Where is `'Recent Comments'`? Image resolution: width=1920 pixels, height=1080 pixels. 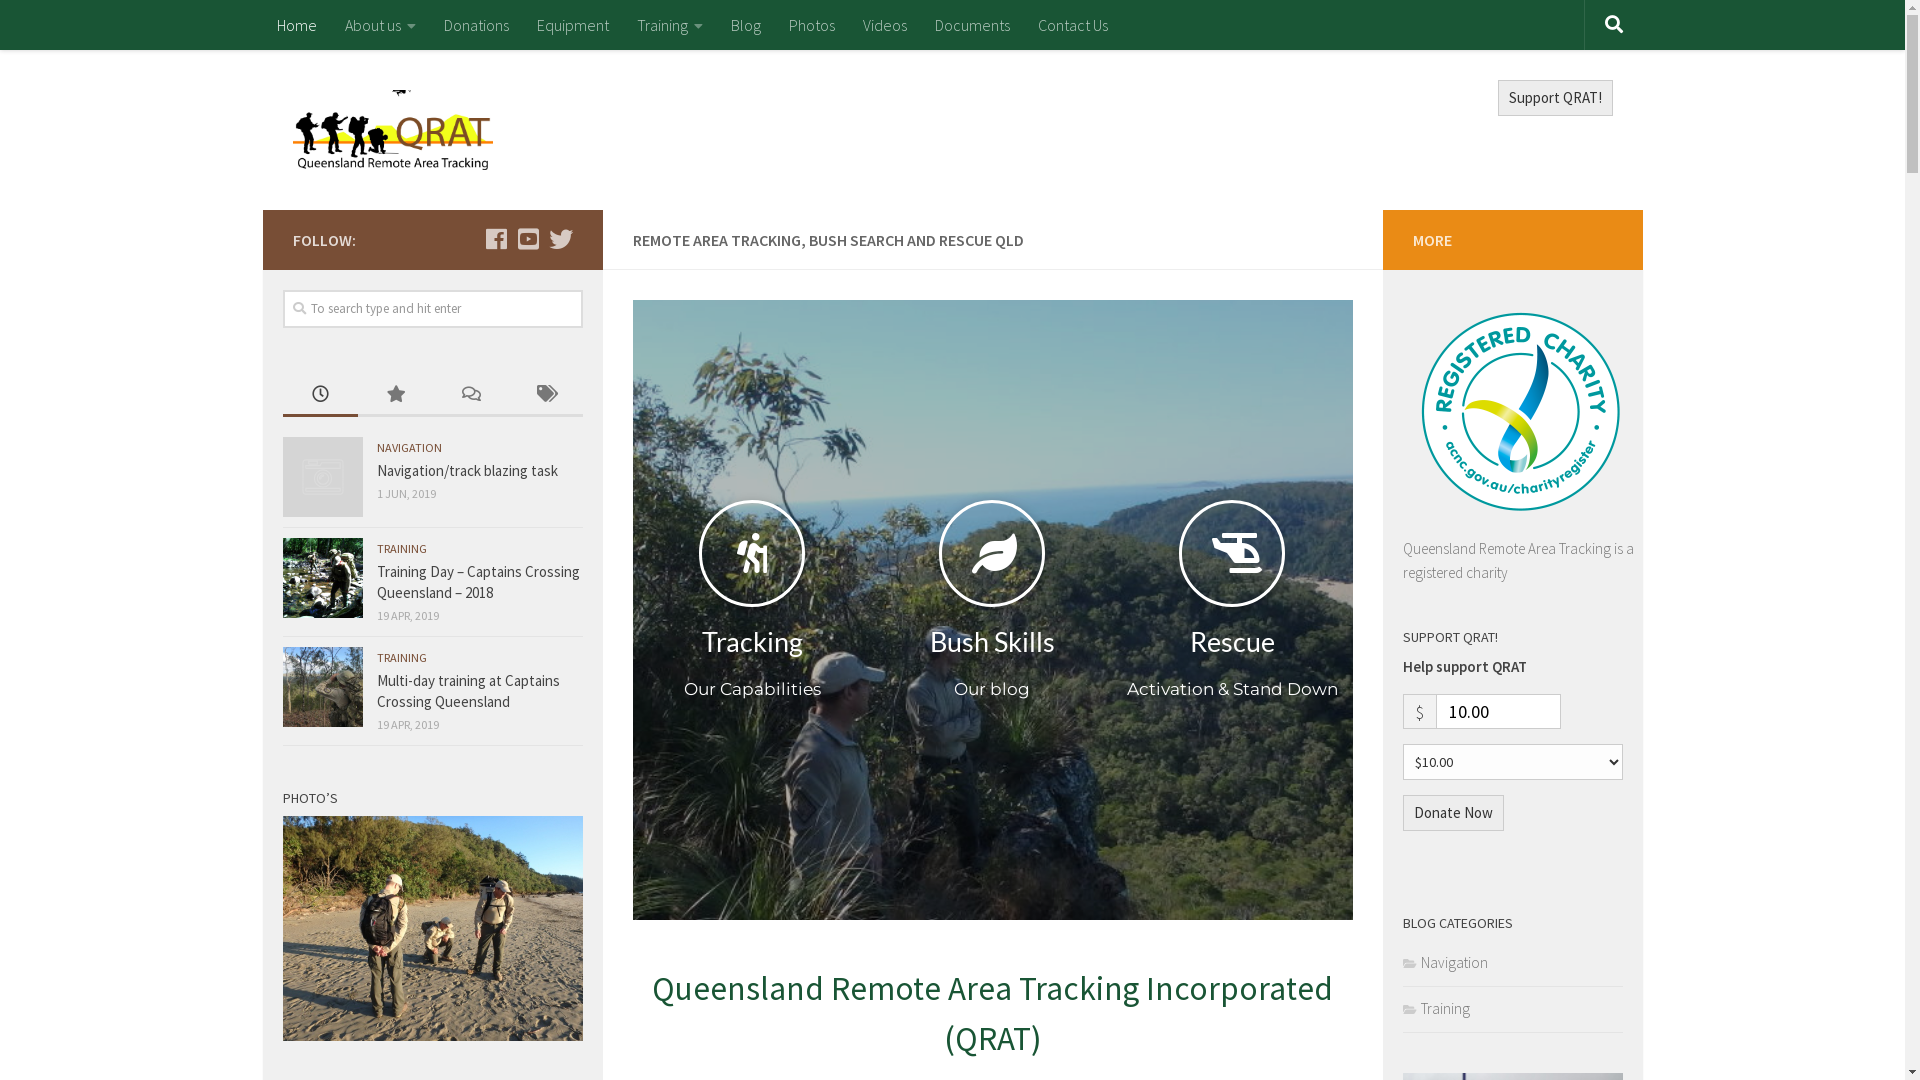
'Recent Comments' is located at coordinates (468, 395).